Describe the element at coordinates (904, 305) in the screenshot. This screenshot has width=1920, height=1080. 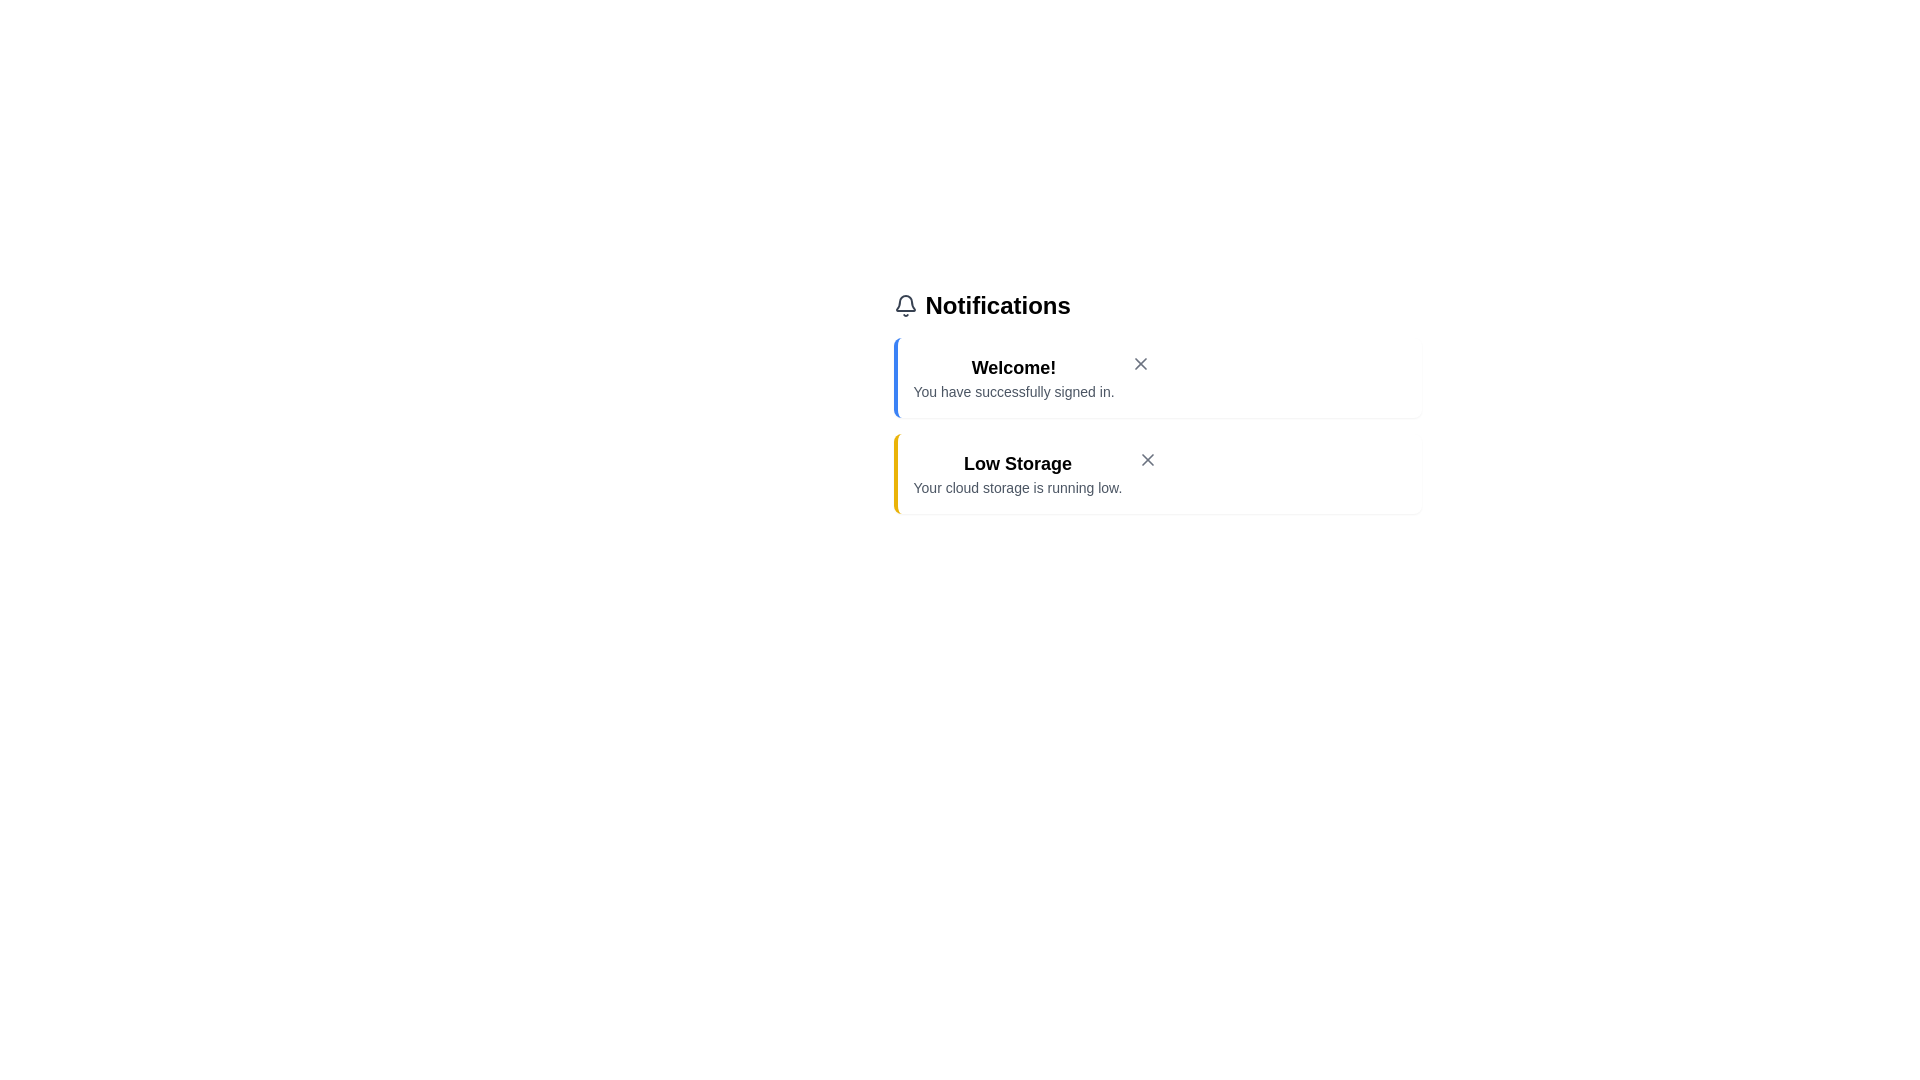
I see `the notification icon located at the top-left of the 'Notifications' section, directly left of the 'Notifications' text` at that location.